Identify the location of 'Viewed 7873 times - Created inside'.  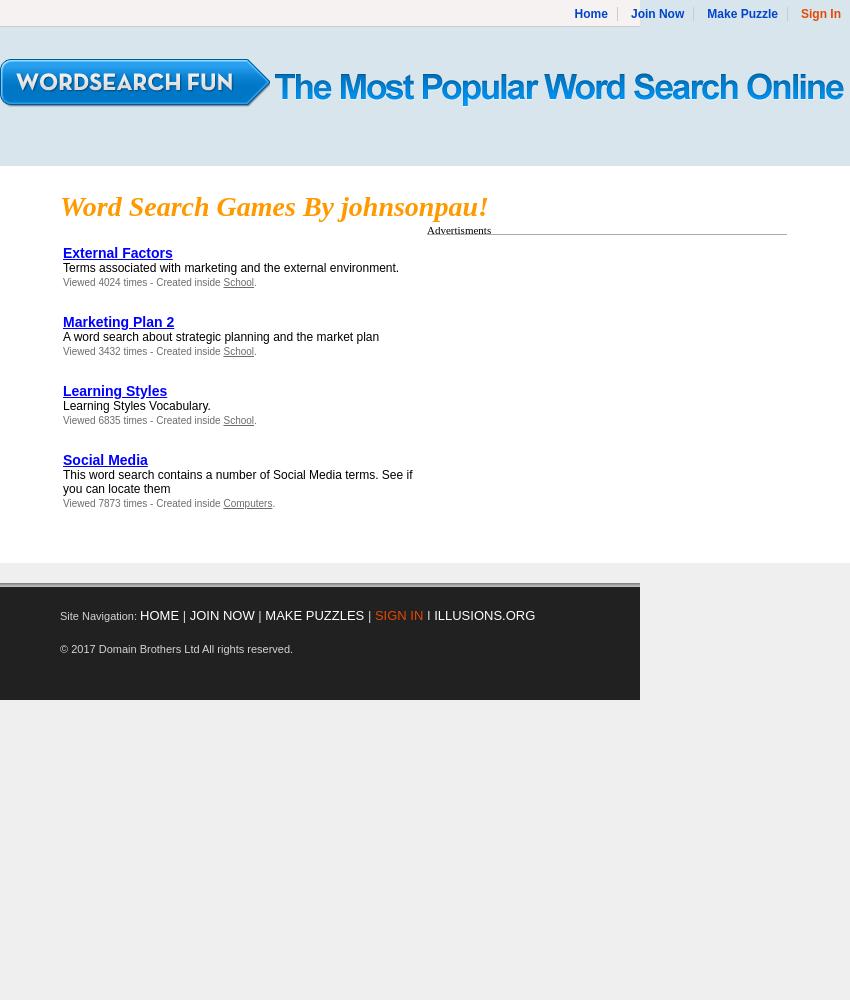
(142, 503).